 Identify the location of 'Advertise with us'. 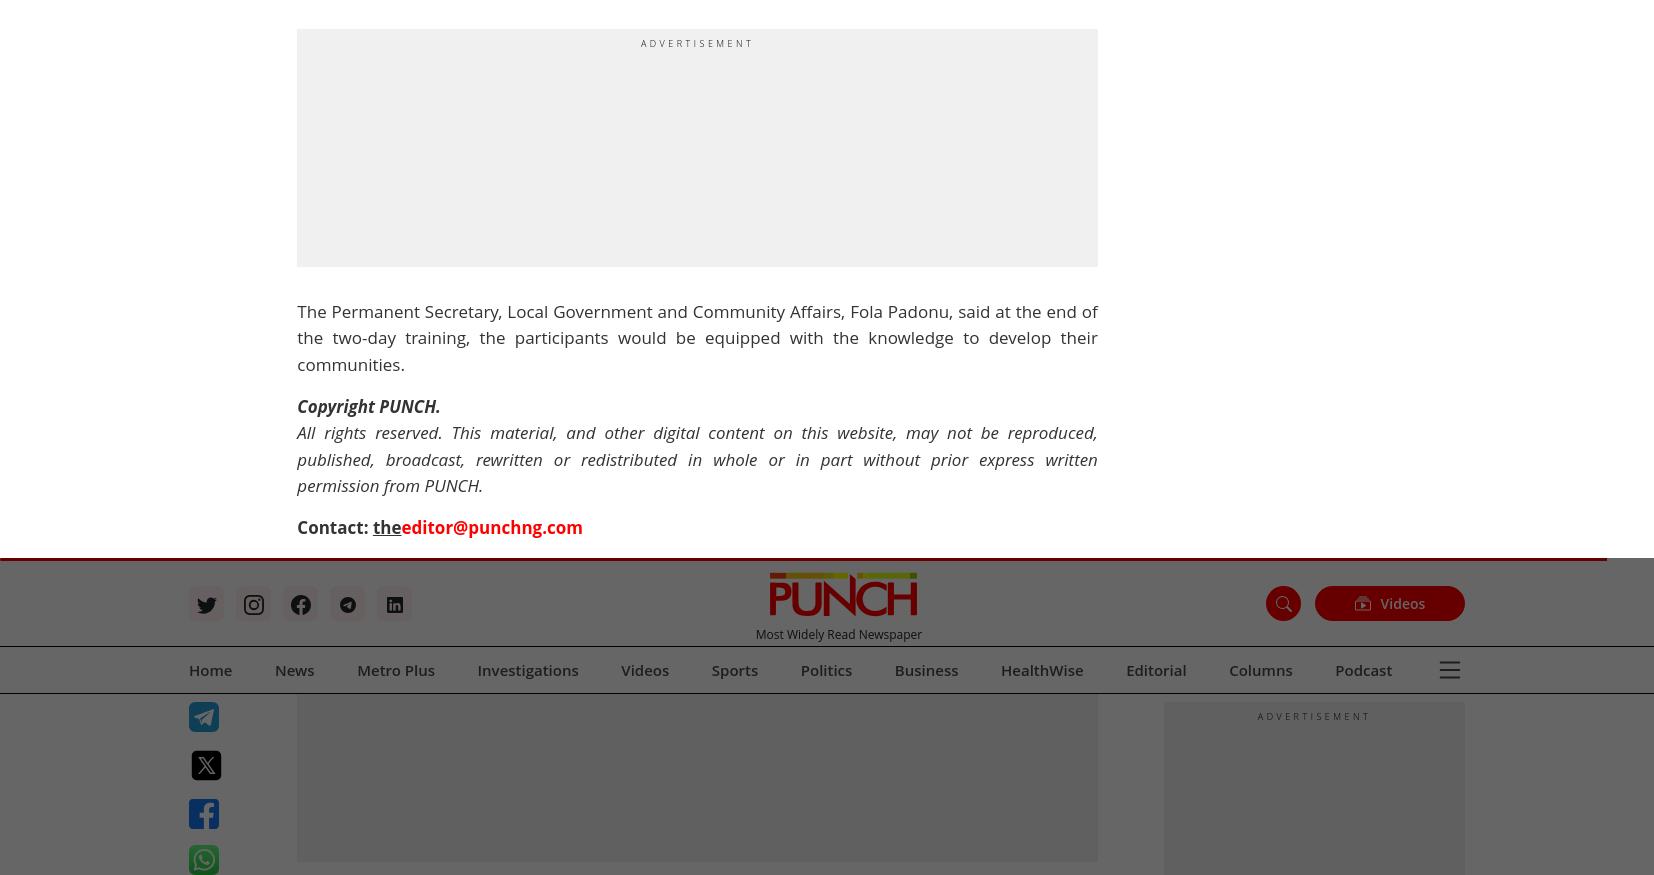
(798, 242).